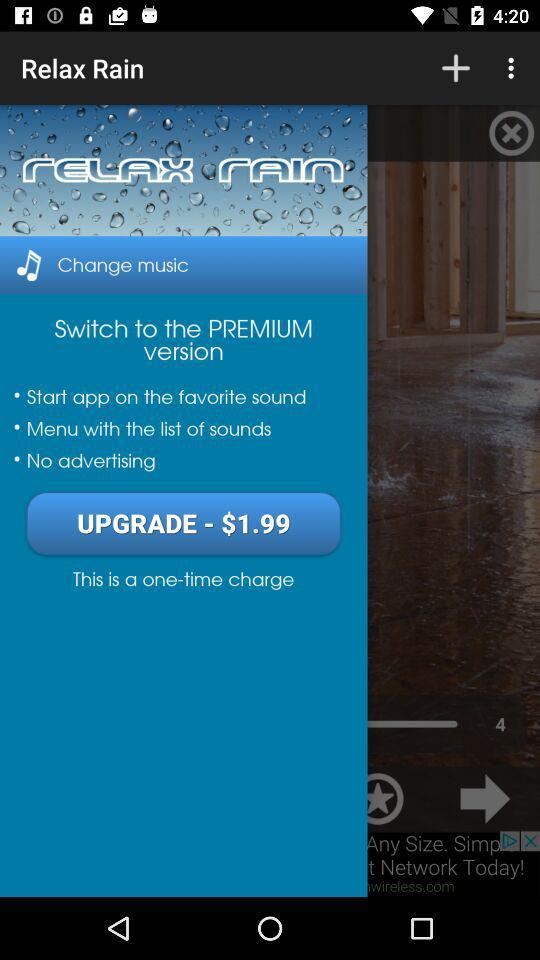  What do you see at coordinates (511, 132) in the screenshot?
I see `the top right side cancel option` at bounding box center [511, 132].